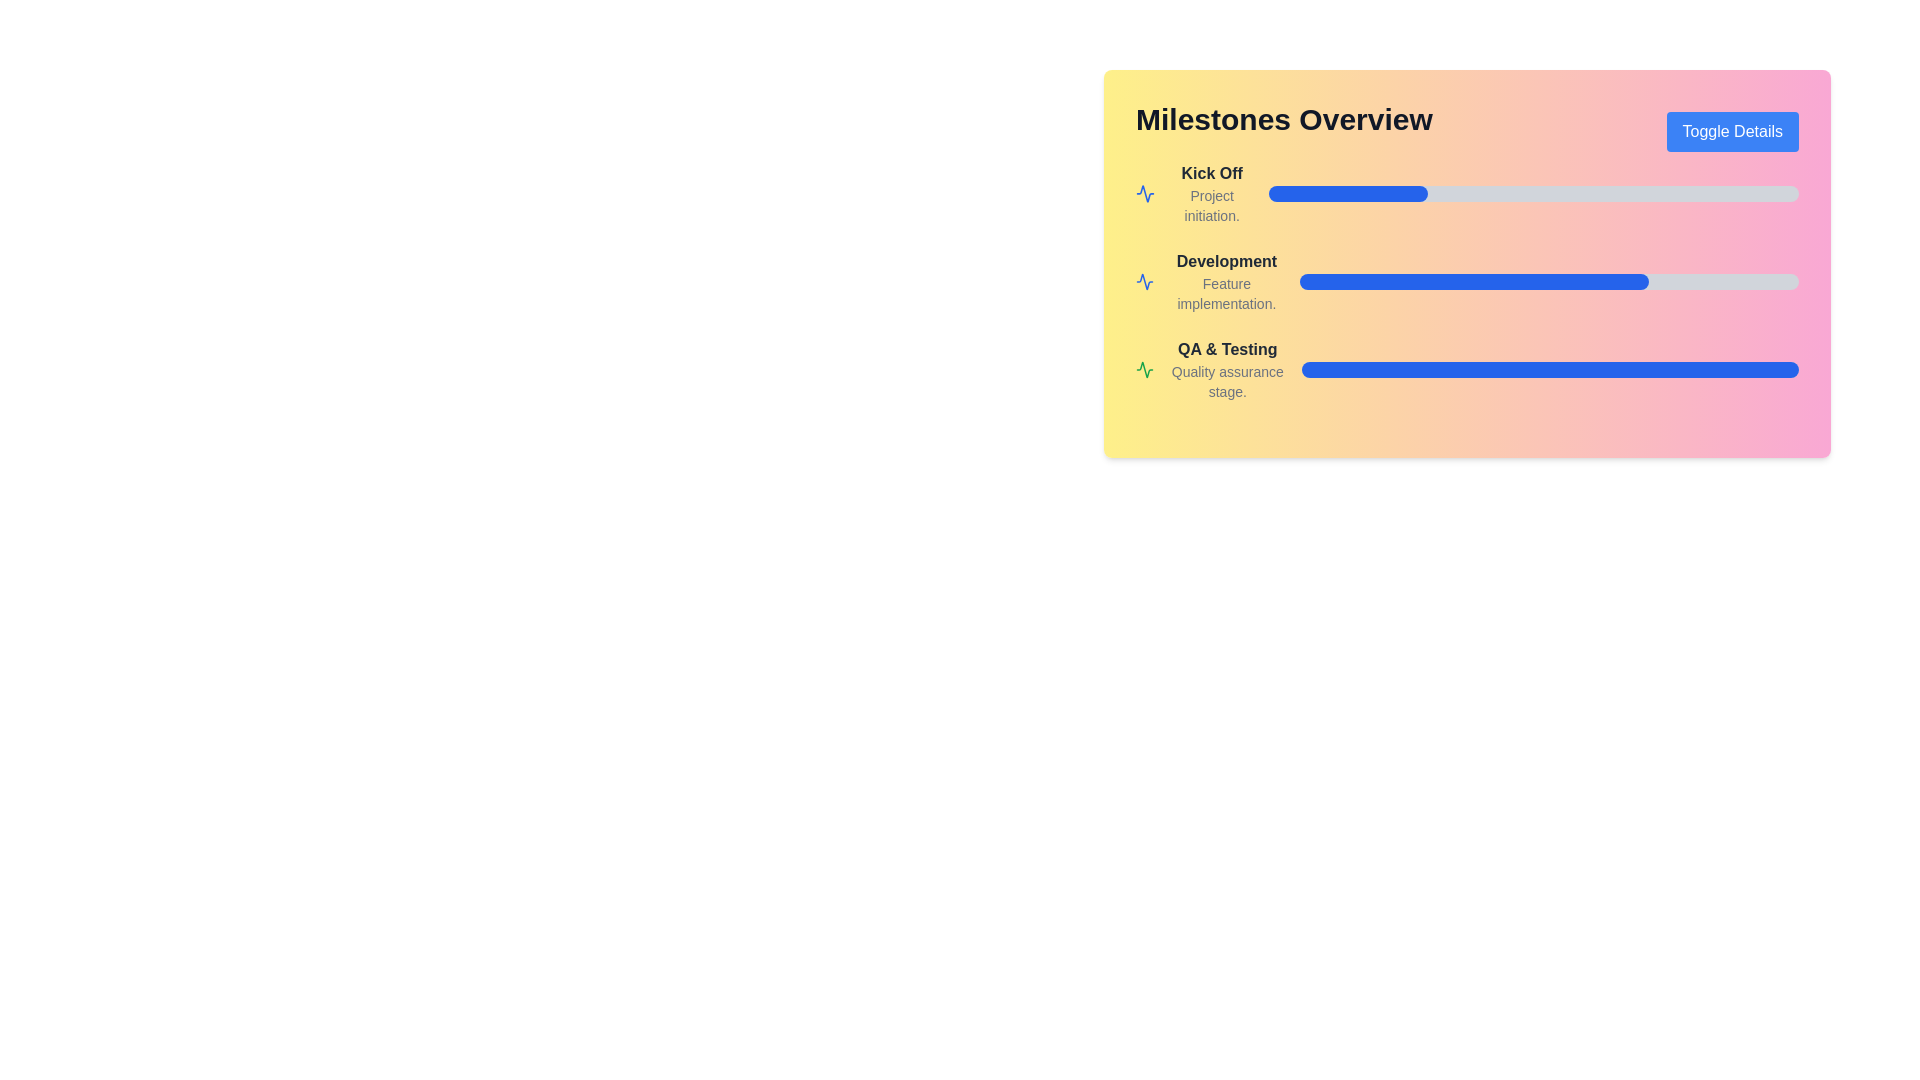  I want to click on the icon representing the 'Development' stage in the Milestones Overview section, located to the left of the 'Development' heading and aligned with the second milestone's progress bar, so click(1145, 193).